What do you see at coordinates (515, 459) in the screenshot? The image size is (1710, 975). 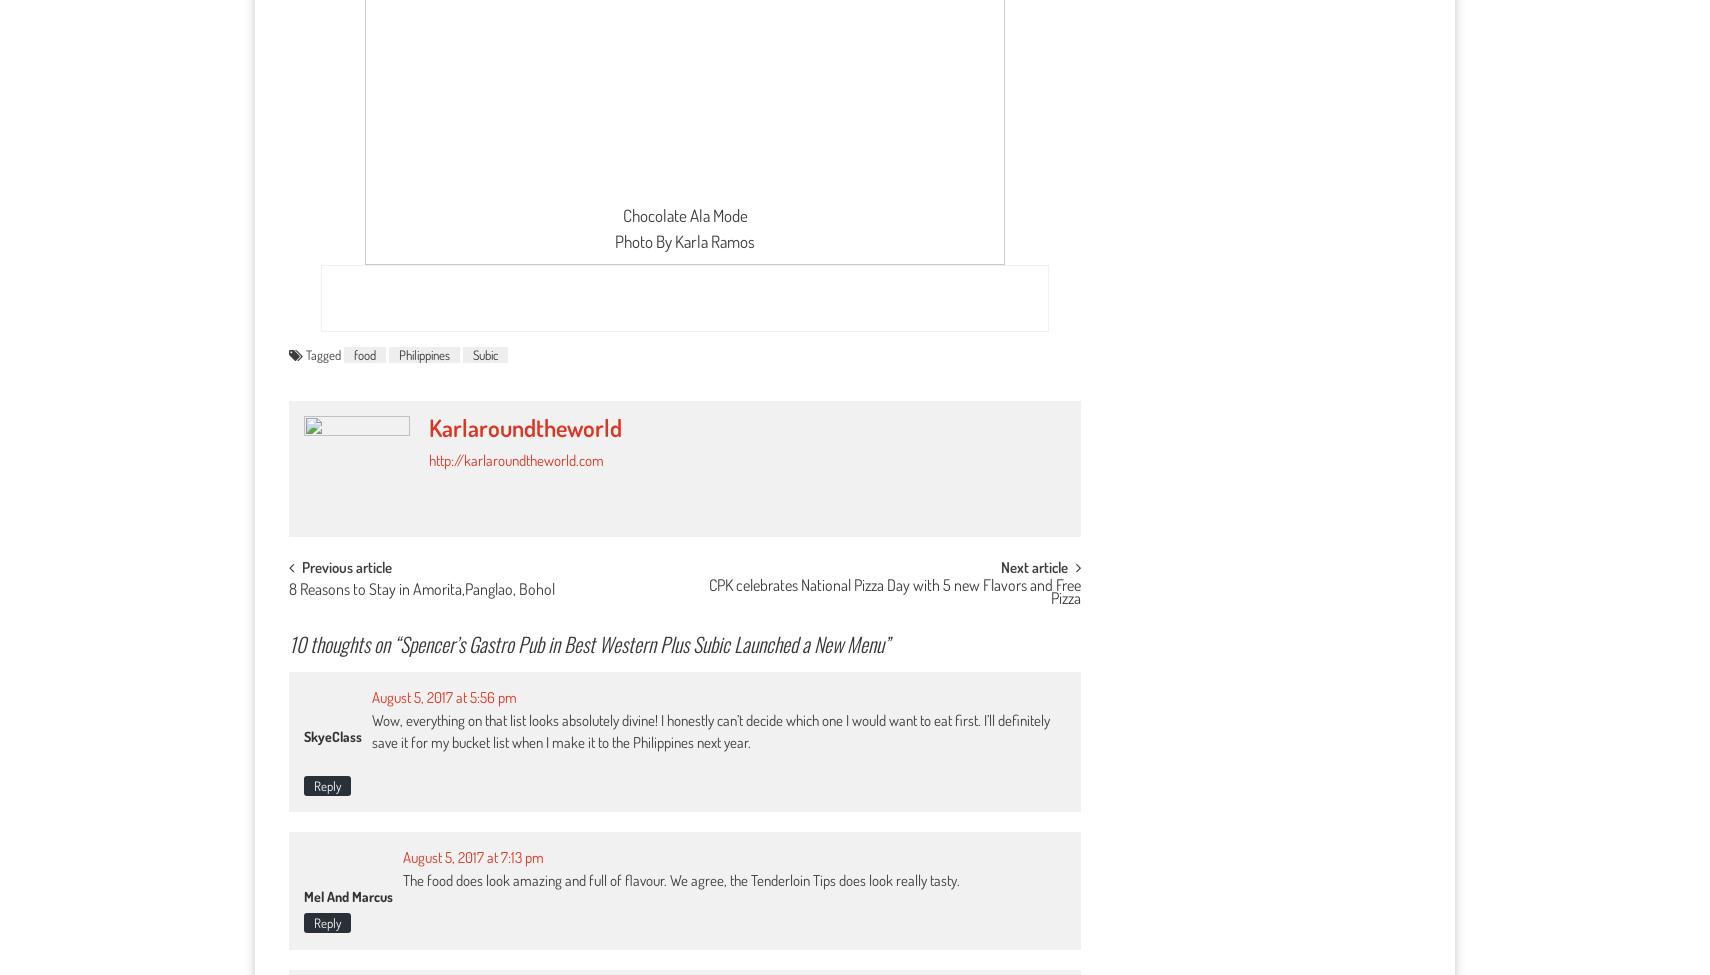 I see `'http://karlaroundtheworld.com'` at bounding box center [515, 459].